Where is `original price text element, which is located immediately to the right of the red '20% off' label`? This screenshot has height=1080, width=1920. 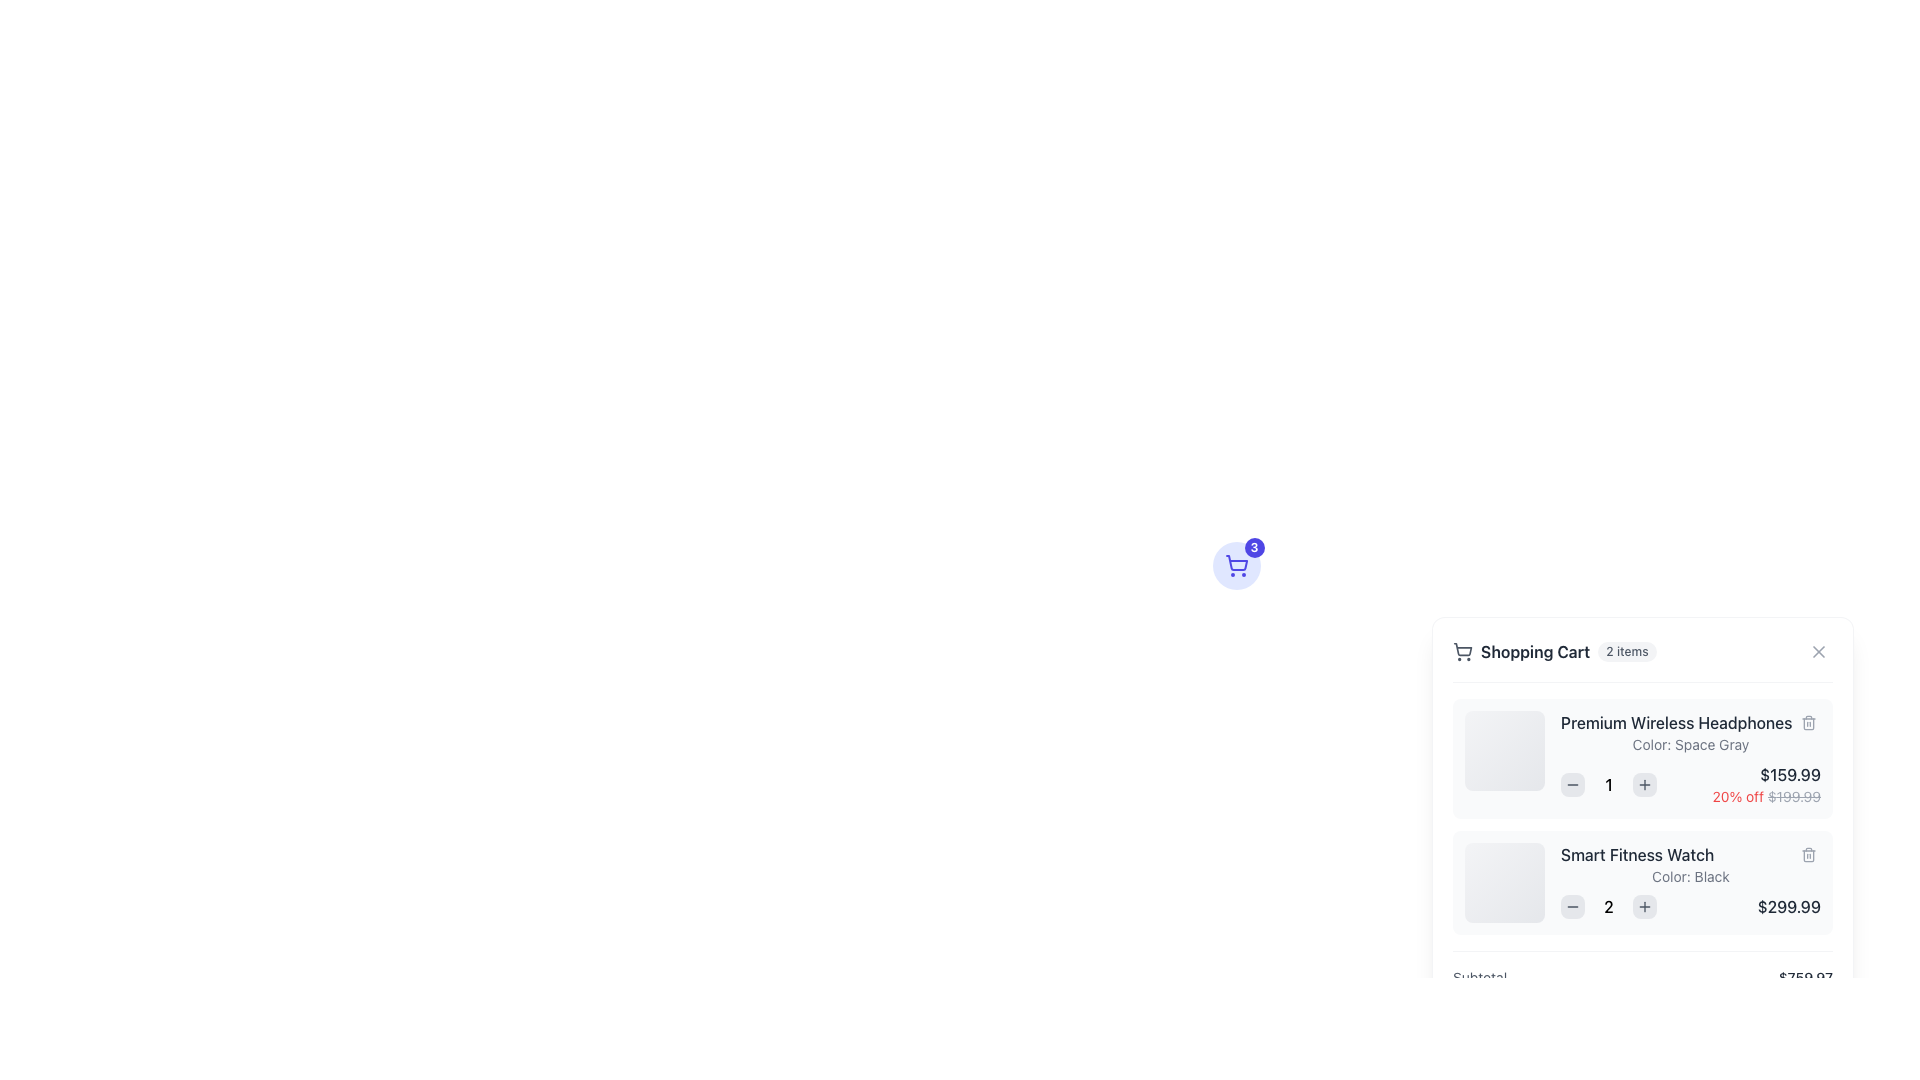 original price text element, which is located immediately to the right of the red '20% off' label is located at coordinates (1794, 795).